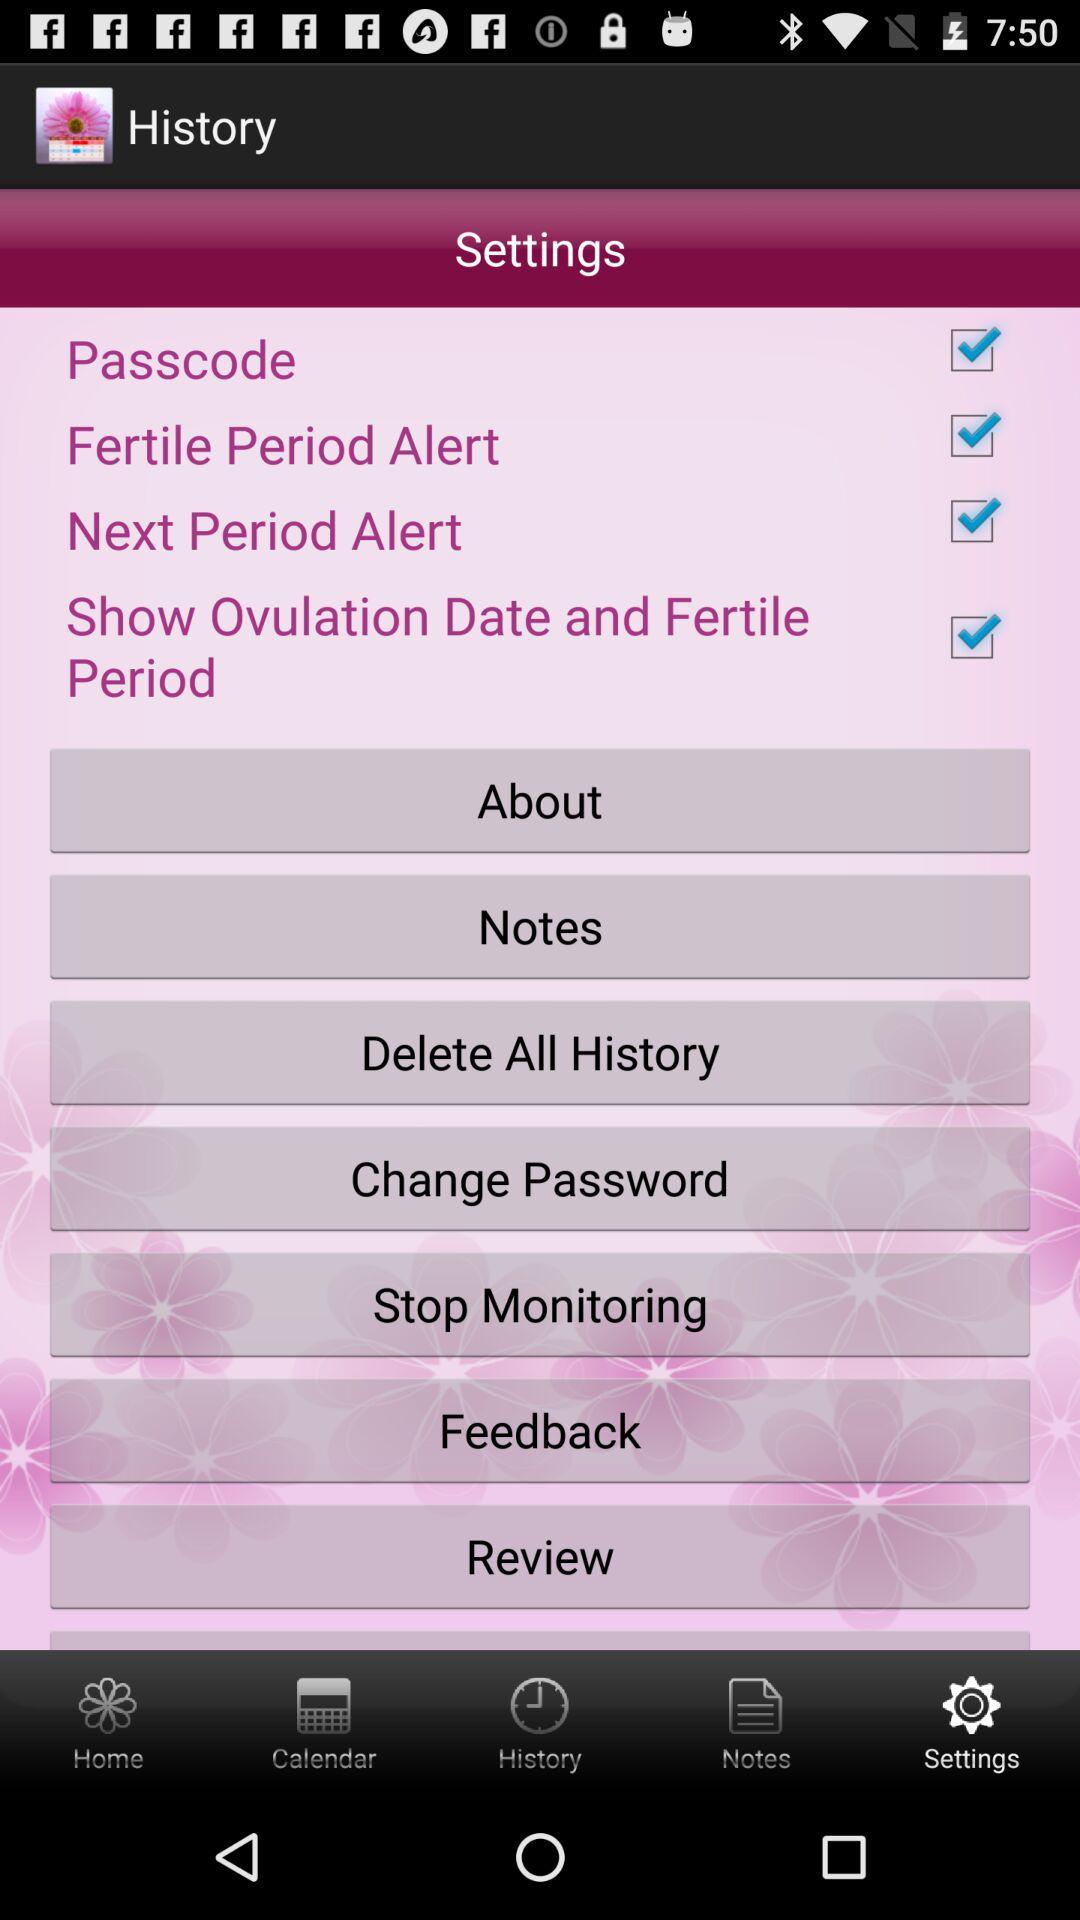 This screenshot has width=1080, height=1920. What do you see at coordinates (540, 1051) in the screenshot?
I see `the delete all history icon` at bounding box center [540, 1051].